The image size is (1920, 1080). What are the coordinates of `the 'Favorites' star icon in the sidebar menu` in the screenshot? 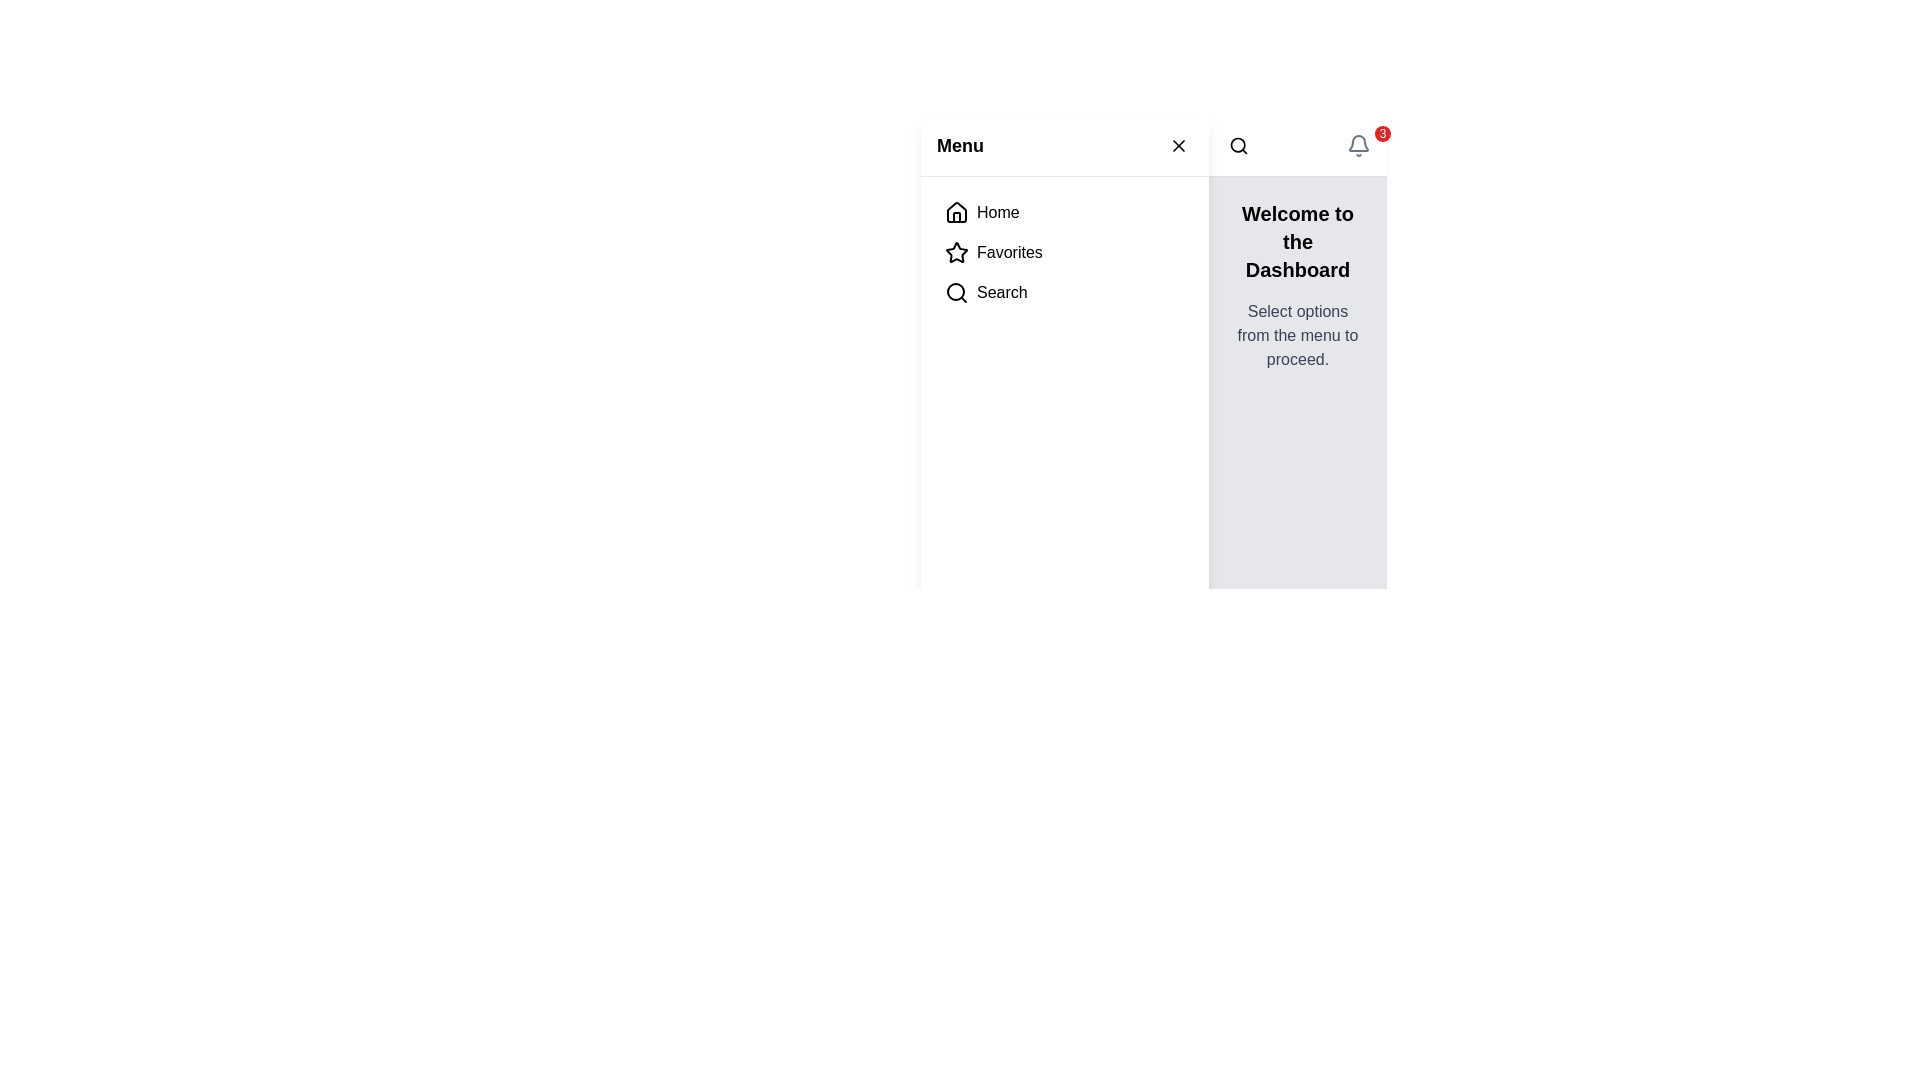 It's located at (955, 251).